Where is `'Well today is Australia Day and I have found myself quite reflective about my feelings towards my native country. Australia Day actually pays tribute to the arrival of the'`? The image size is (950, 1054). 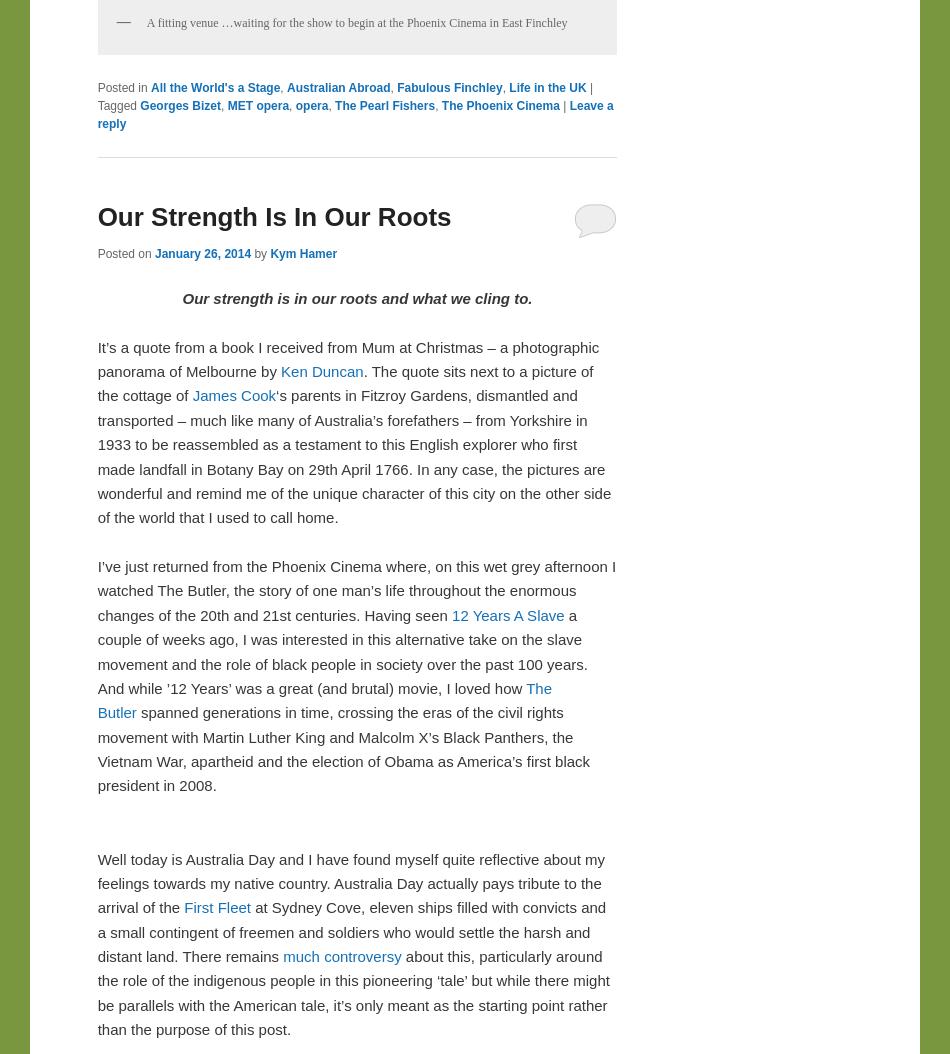 'Well today is Australia Day and I have found myself quite reflective about my feelings towards my native country. Australia Day actually pays tribute to the arrival of the' is located at coordinates (96, 883).